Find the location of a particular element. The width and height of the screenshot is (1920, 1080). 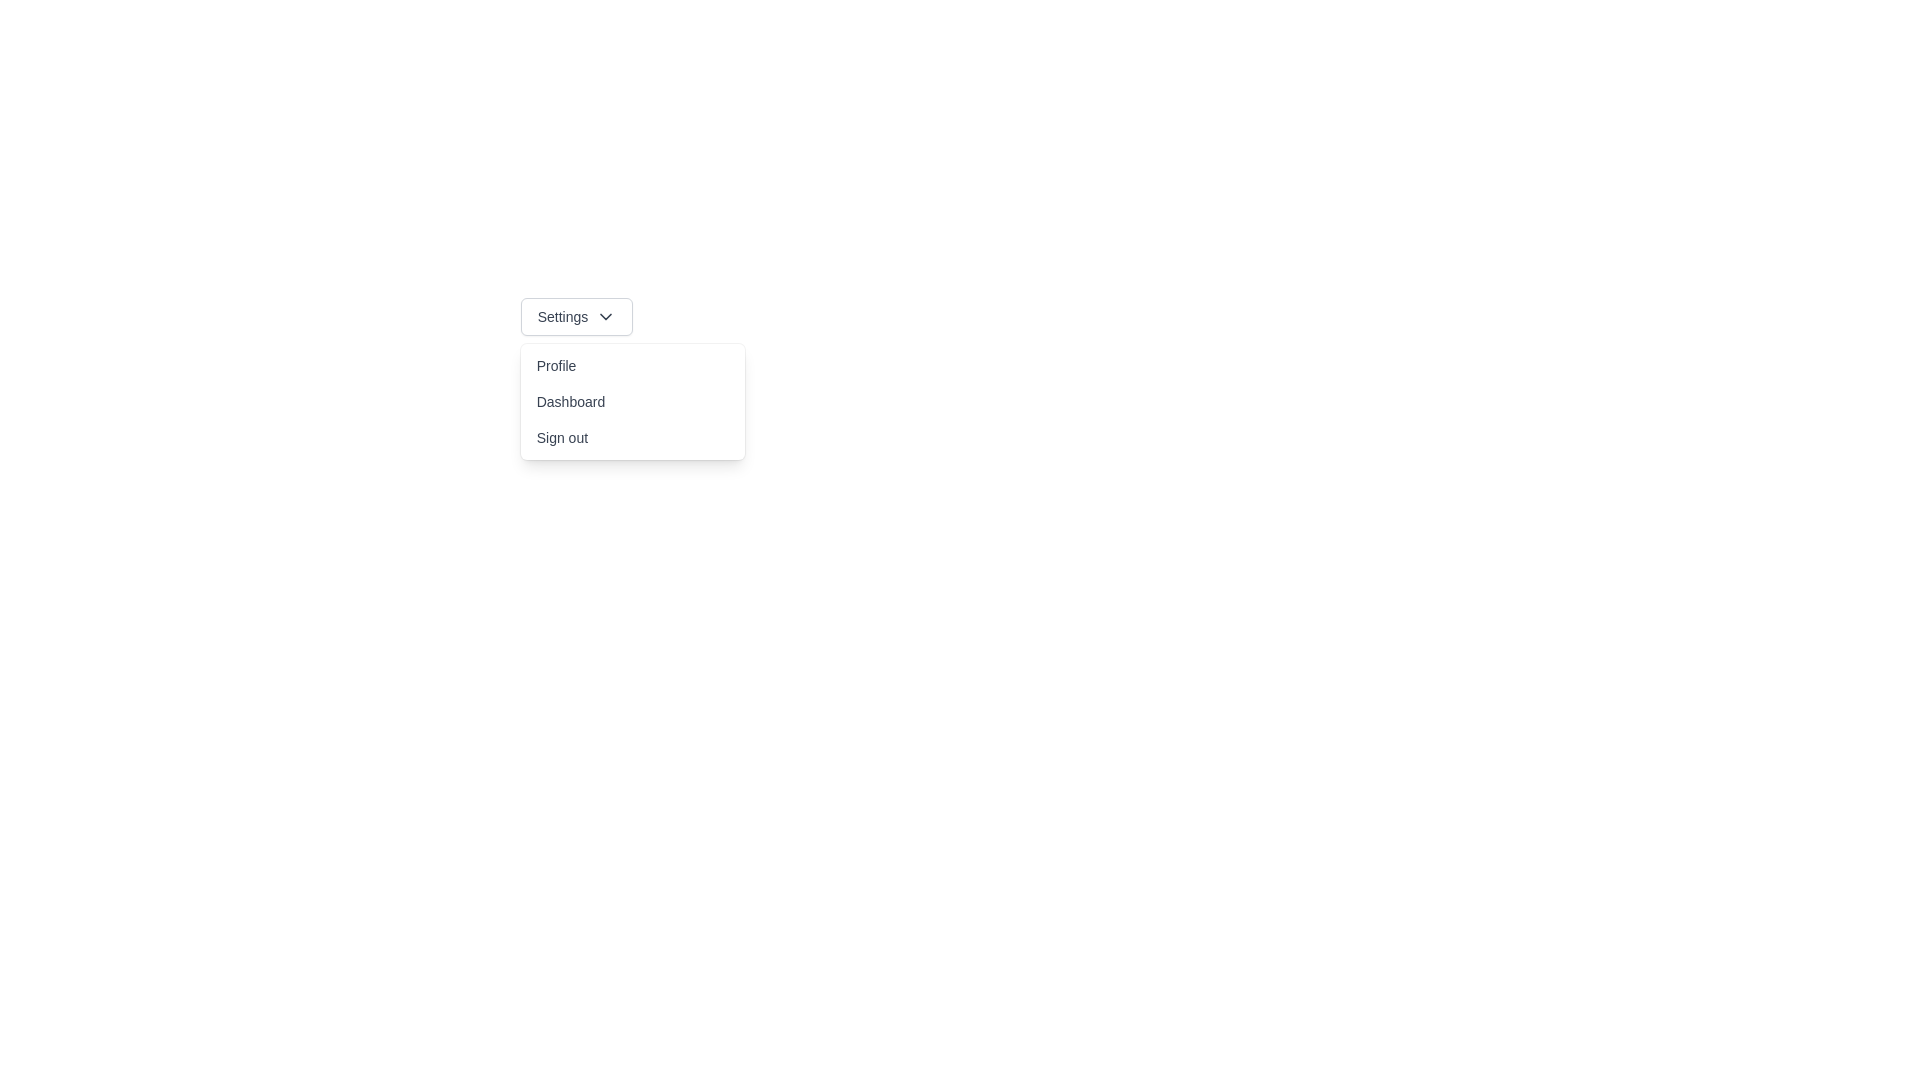

the 'Sign out' dropdown menu item, which is the last item in the dropdown menu under the 'Settings' button is located at coordinates (631, 437).